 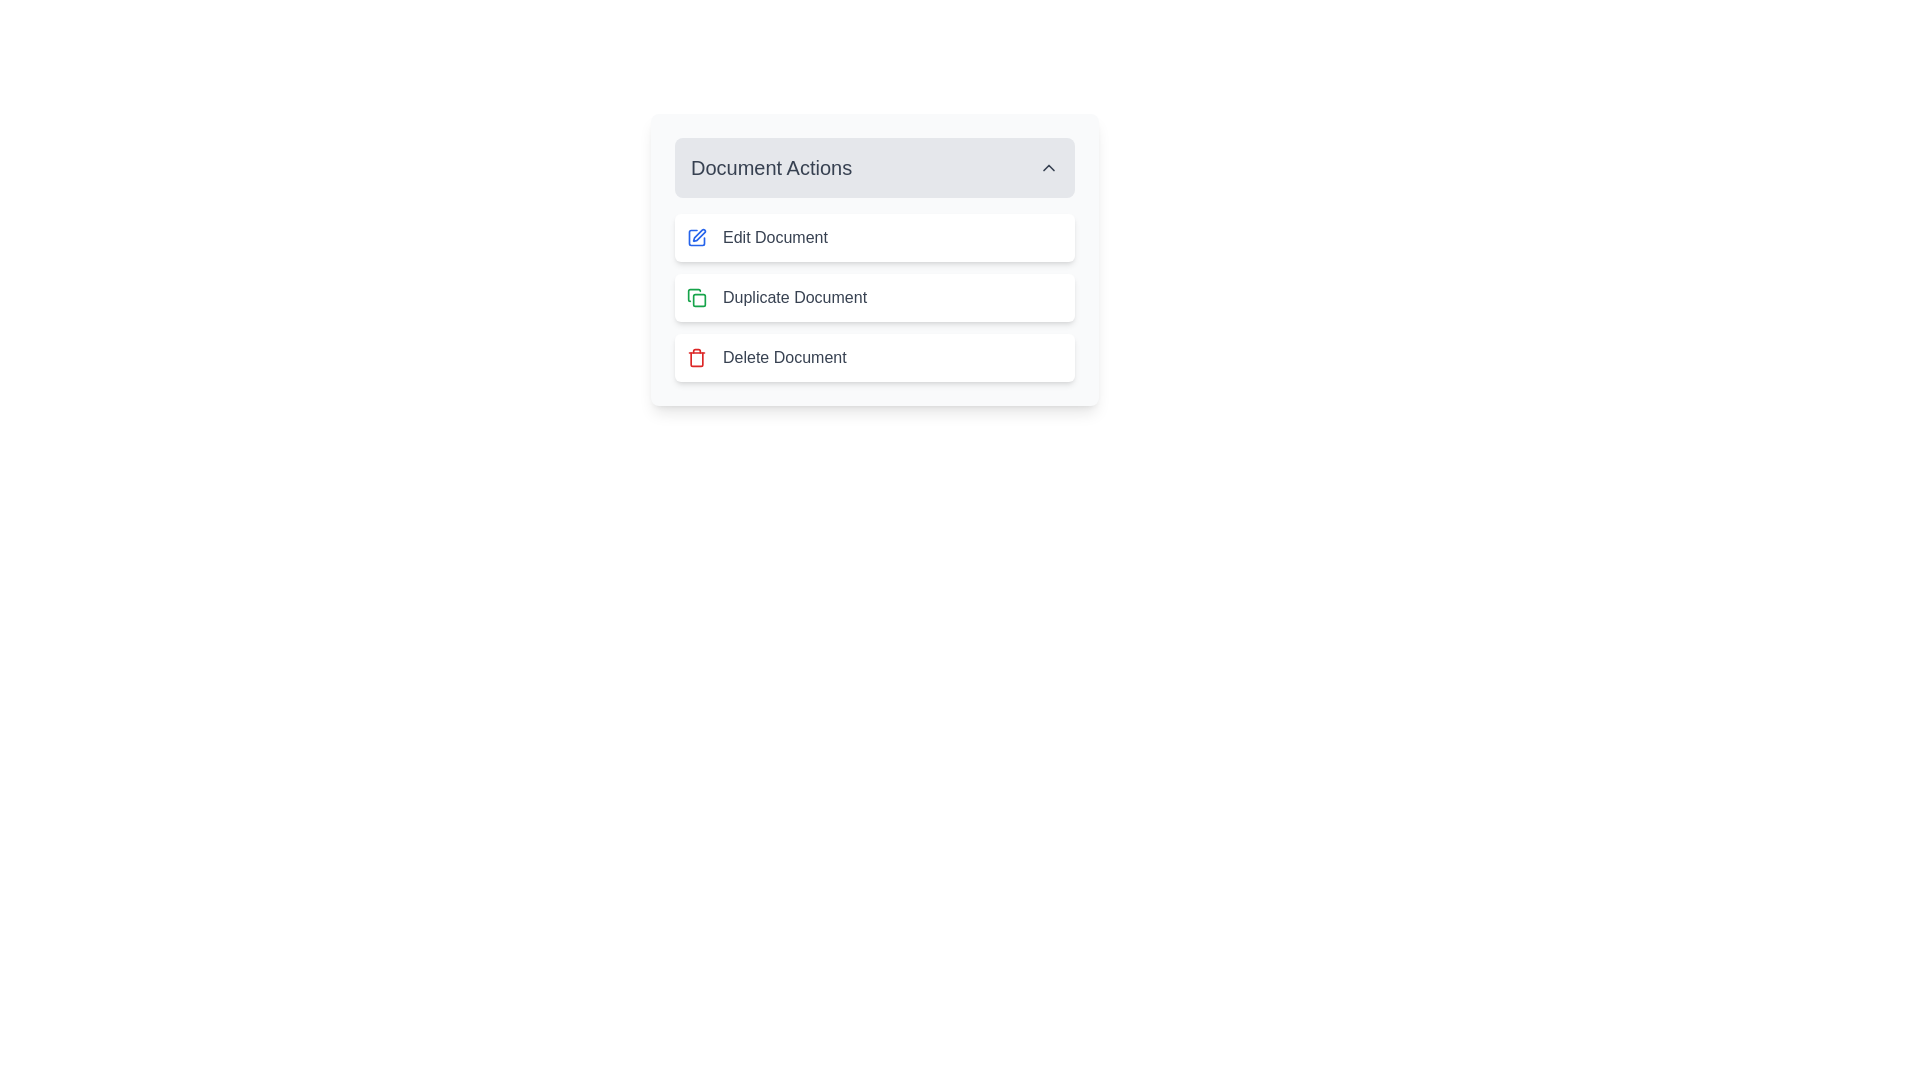 I want to click on the delete icon located at the bottom of the 'Document Actions' dropdown, so click(x=696, y=357).